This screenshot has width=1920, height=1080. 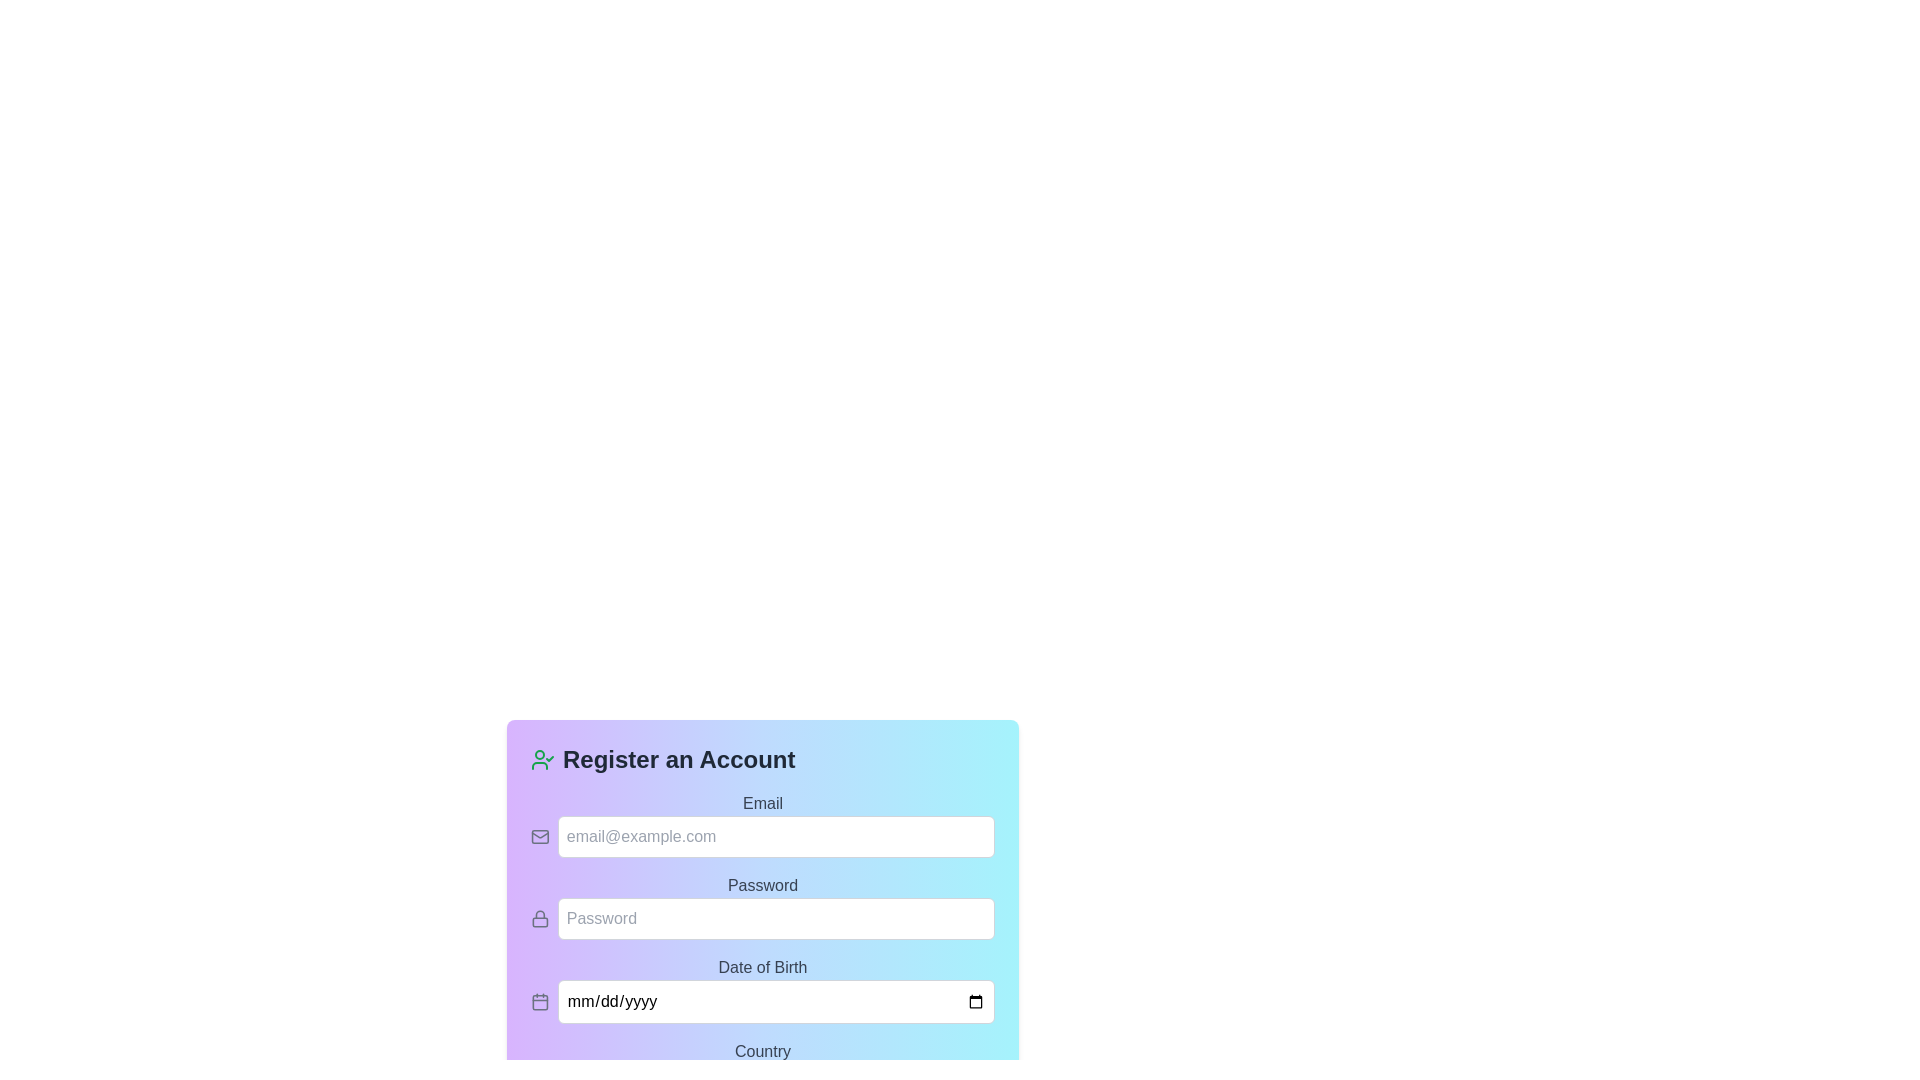 I want to click on the static text label that serves as a date input field descriptor, located below the 'Password' input field and above the date input field on the registration form, so click(x=762, y=967).